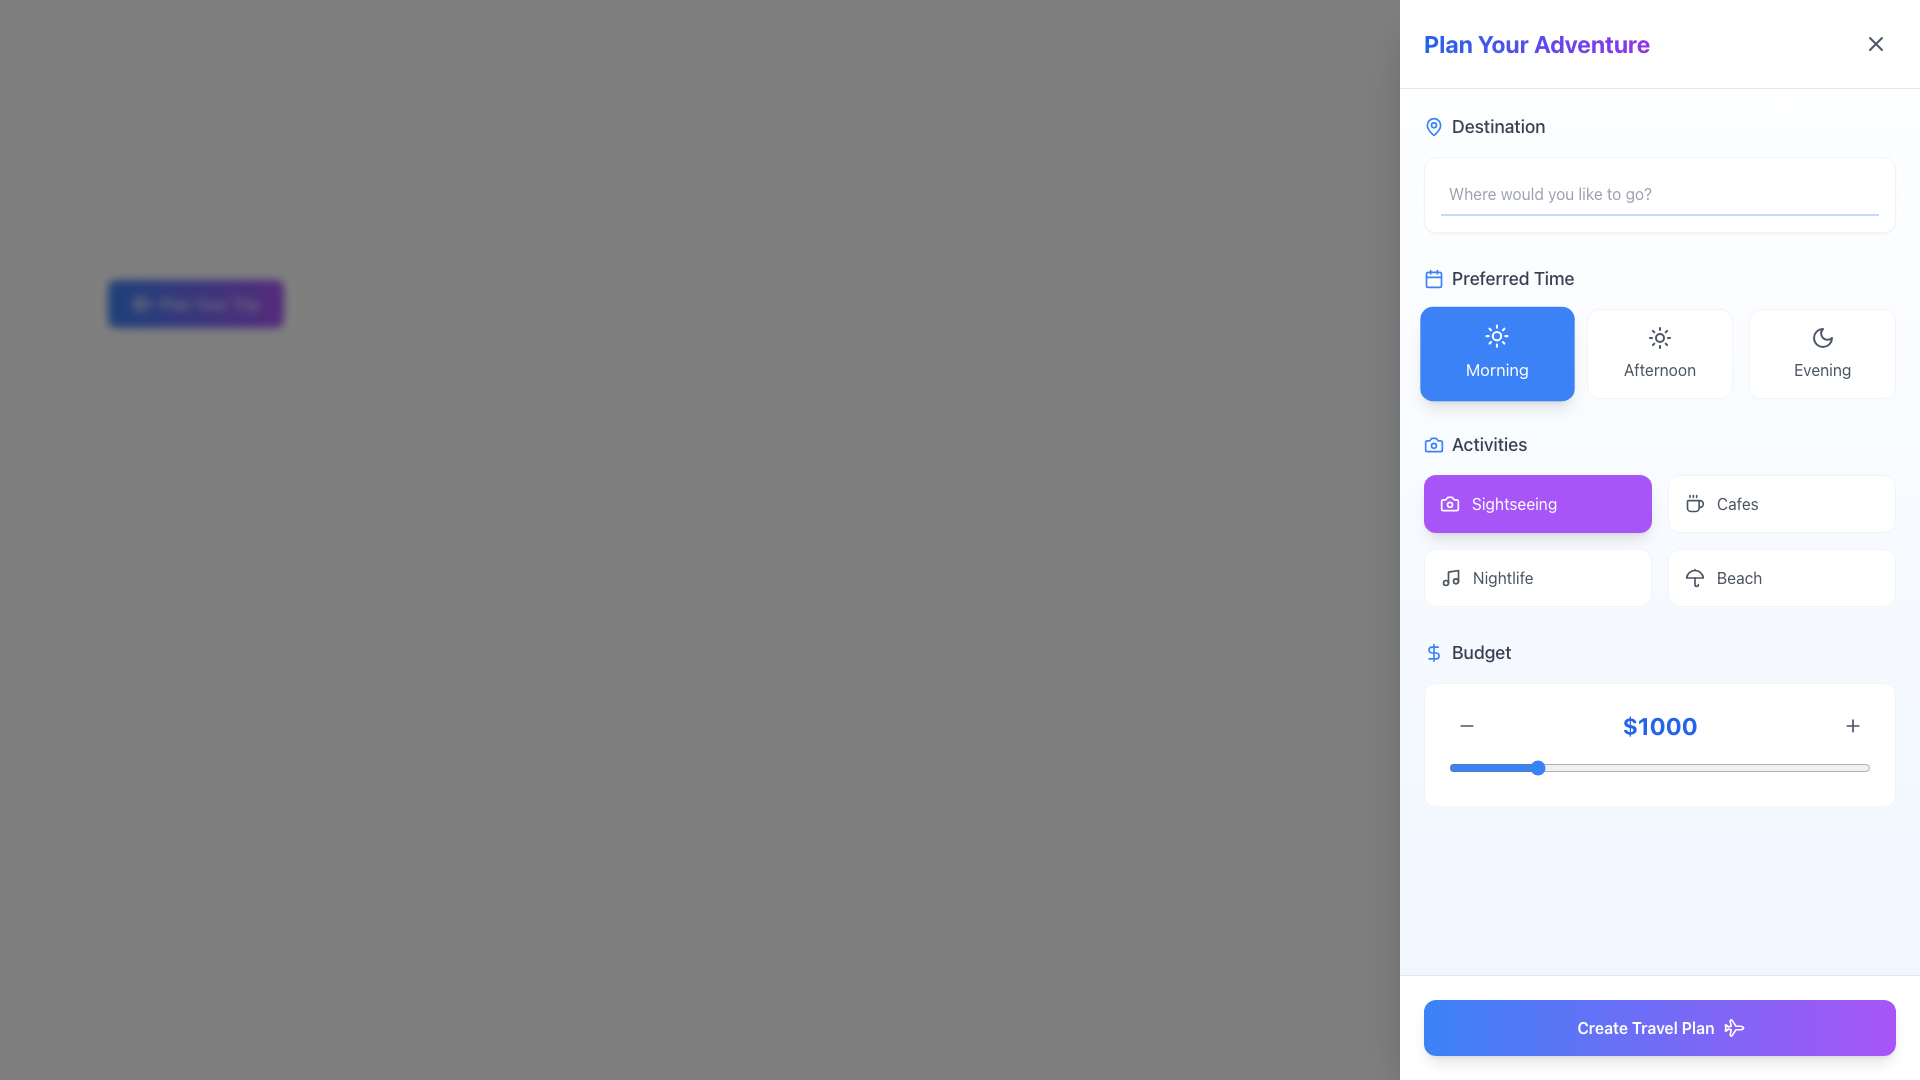 This screenshot has width=1920, height=1080. What do you see at coordinates (1453, 576) in the screenshot?
I see `music-related icon located in the right sidebar of the interface within the 'Activities' section for debugging purposes` at bounding box center [1453, 576].